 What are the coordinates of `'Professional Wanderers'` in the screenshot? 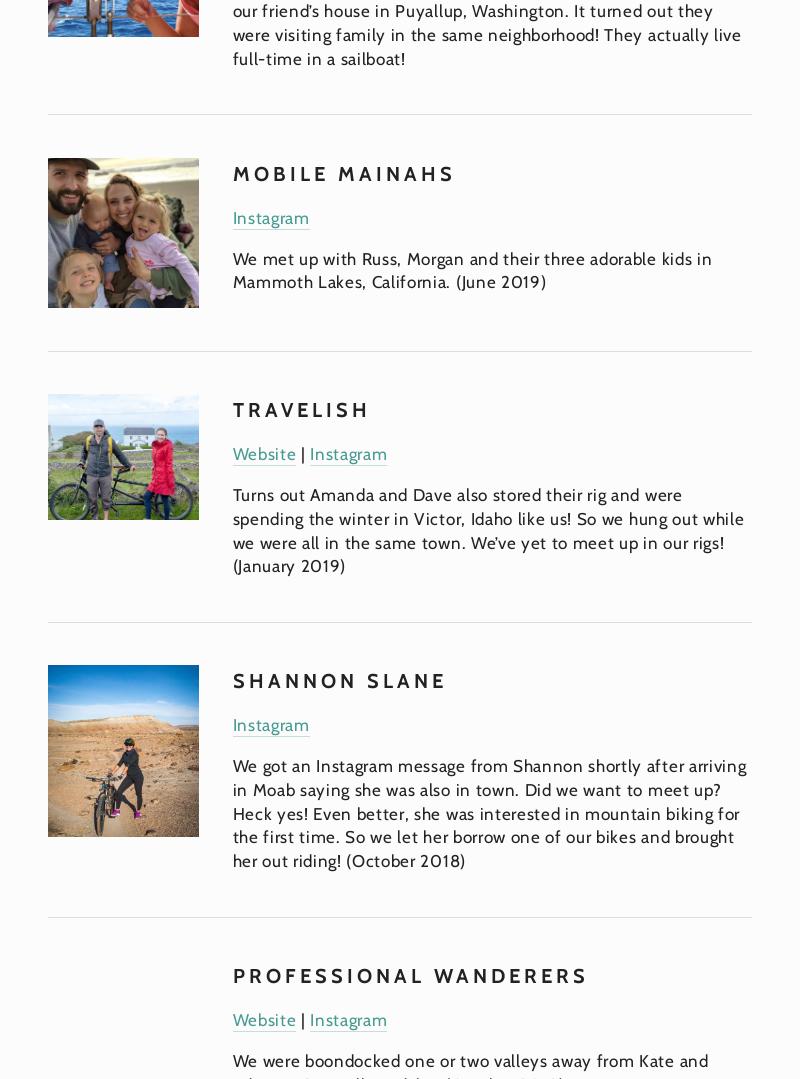 It's located at (409, 974).